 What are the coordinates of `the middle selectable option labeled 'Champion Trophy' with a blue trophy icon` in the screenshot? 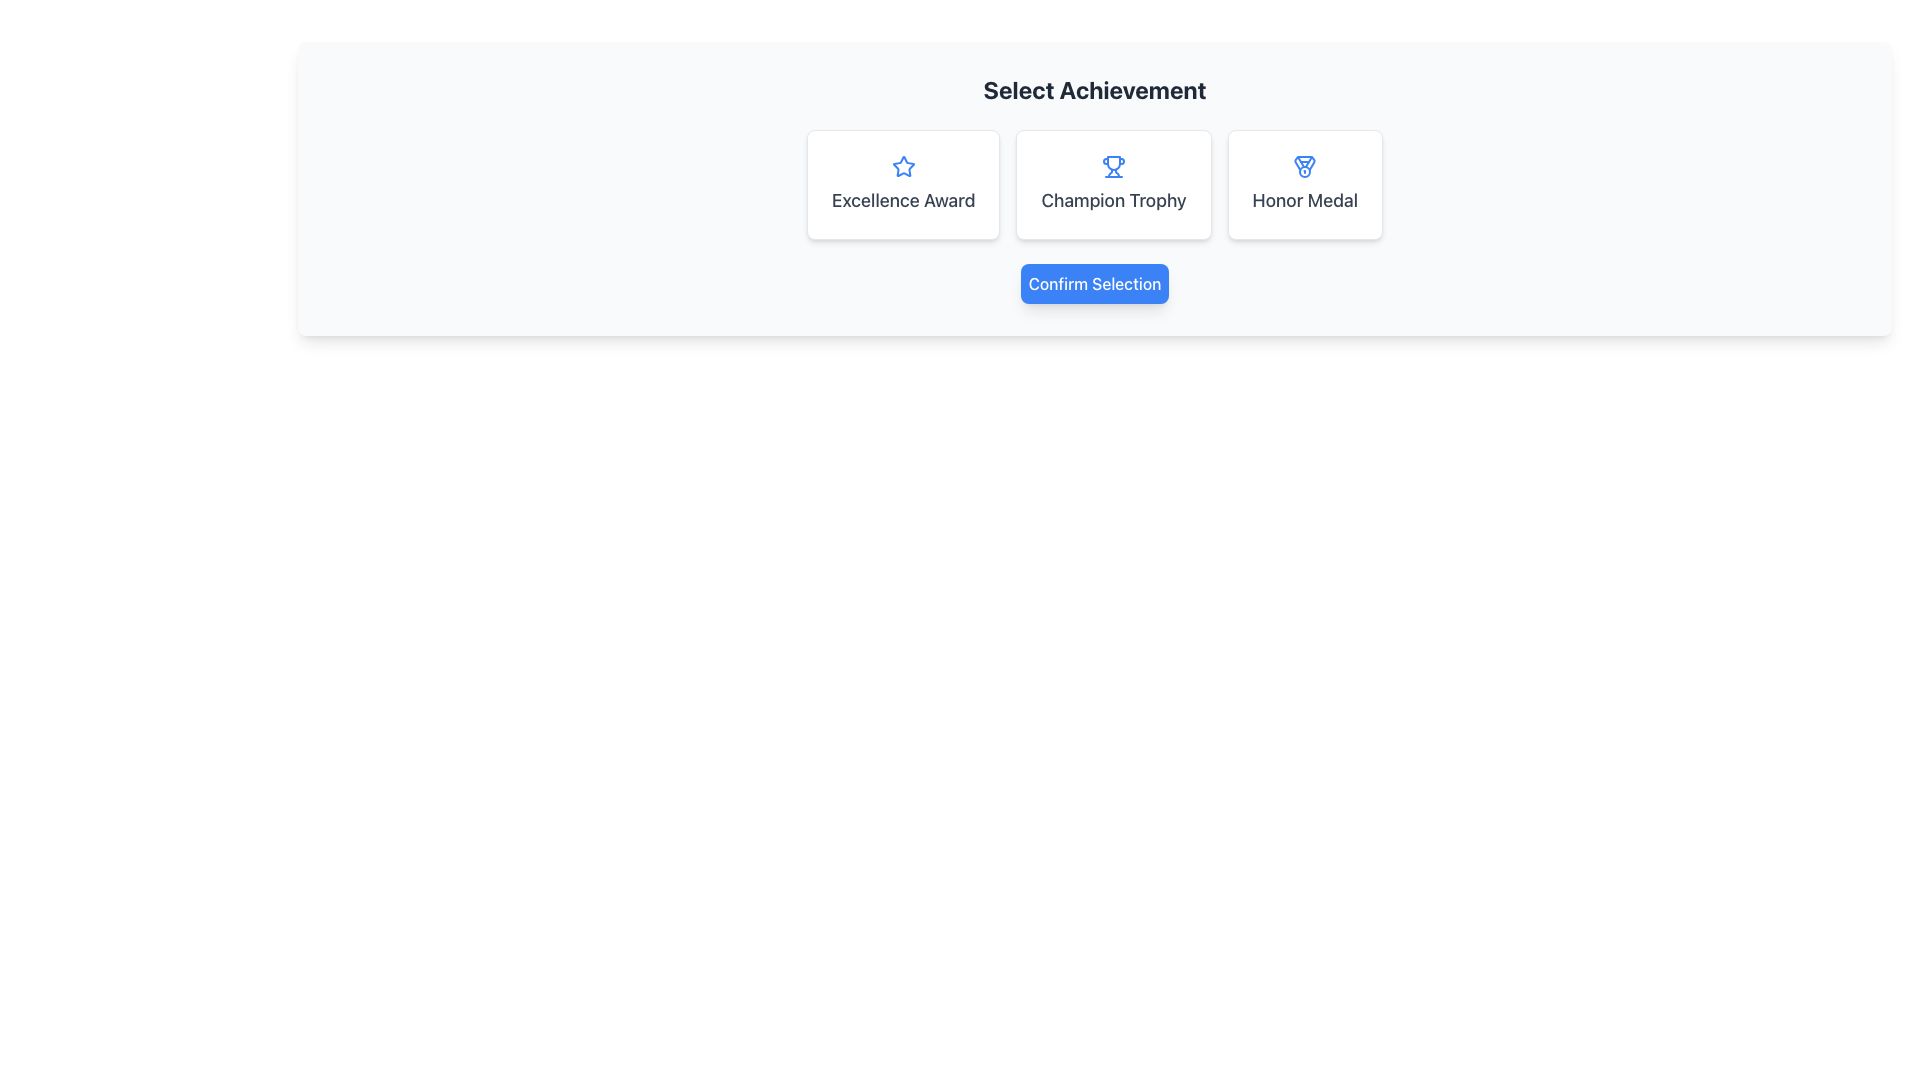 It's located at (1093, 185).